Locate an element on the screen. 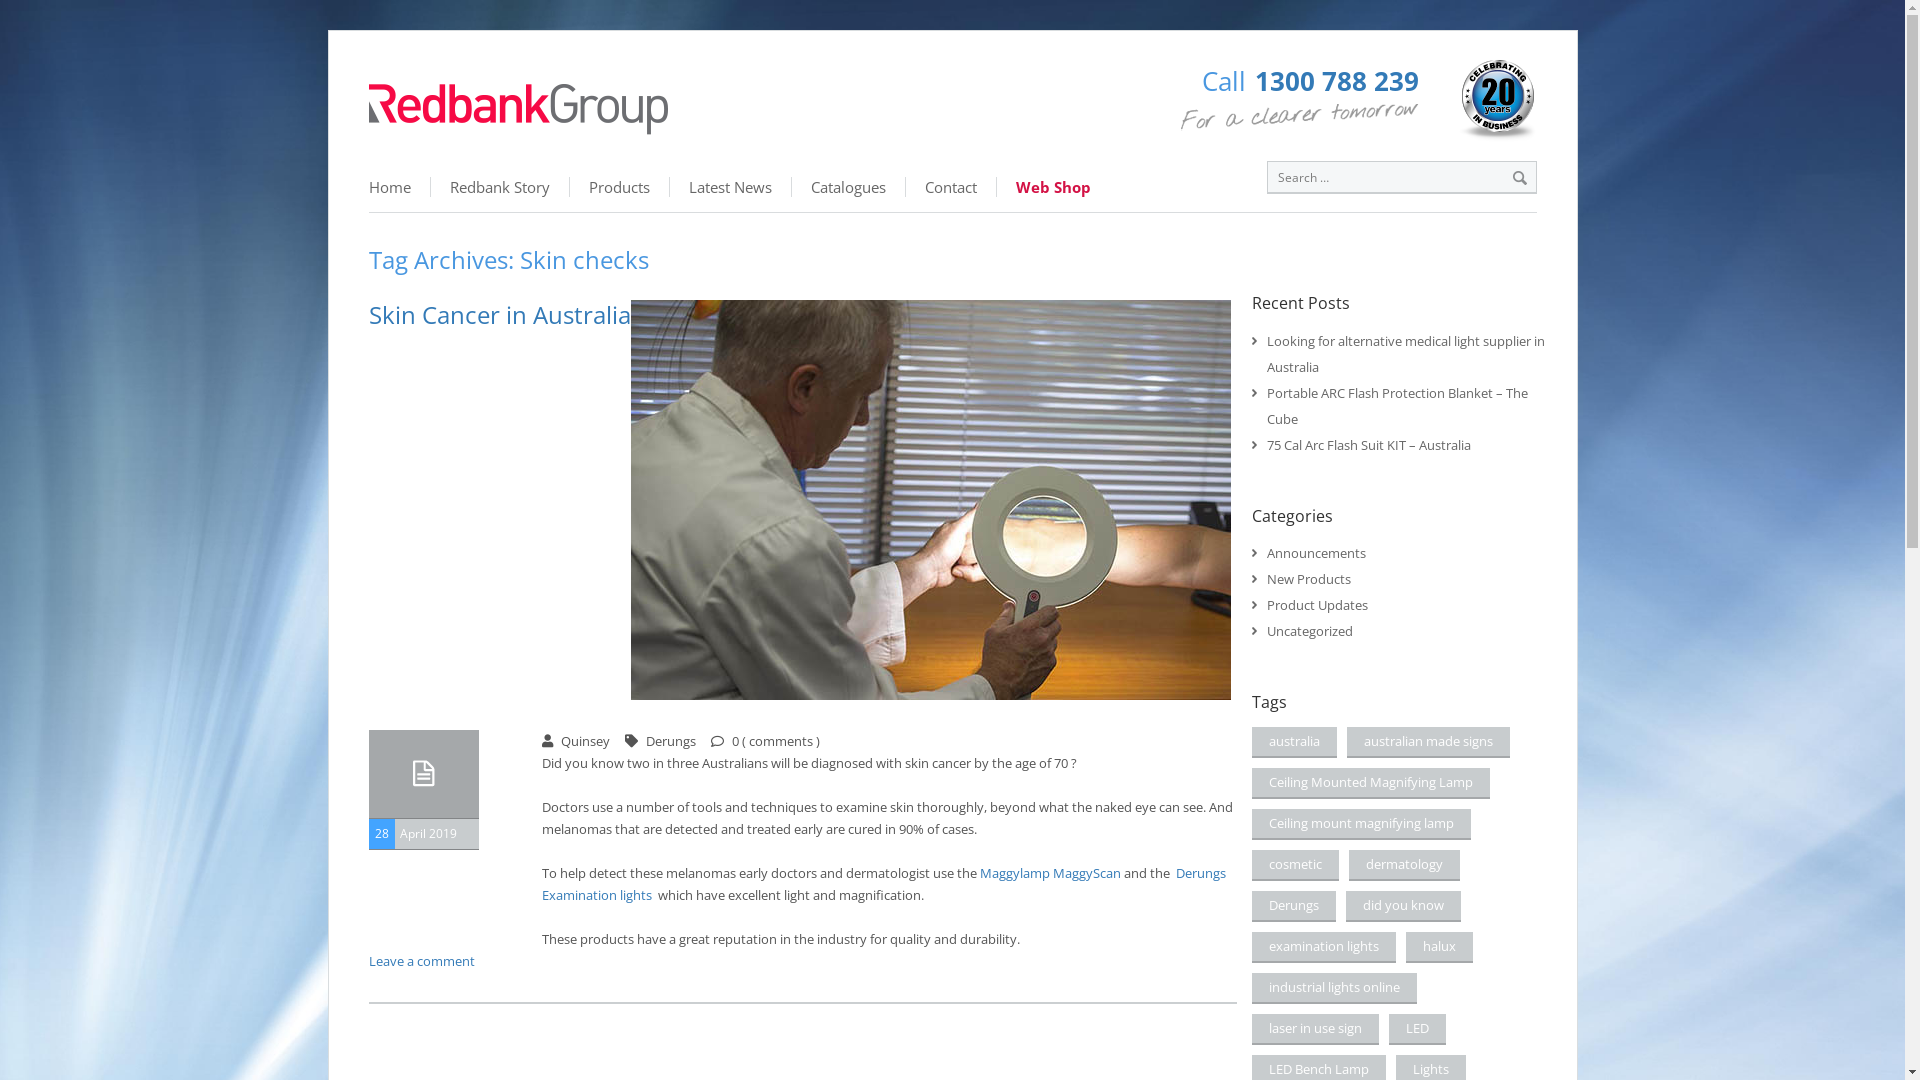 The width and height of the screenshot is (1920, 1080). 'did you know' is located at coordinates (1402, 906).